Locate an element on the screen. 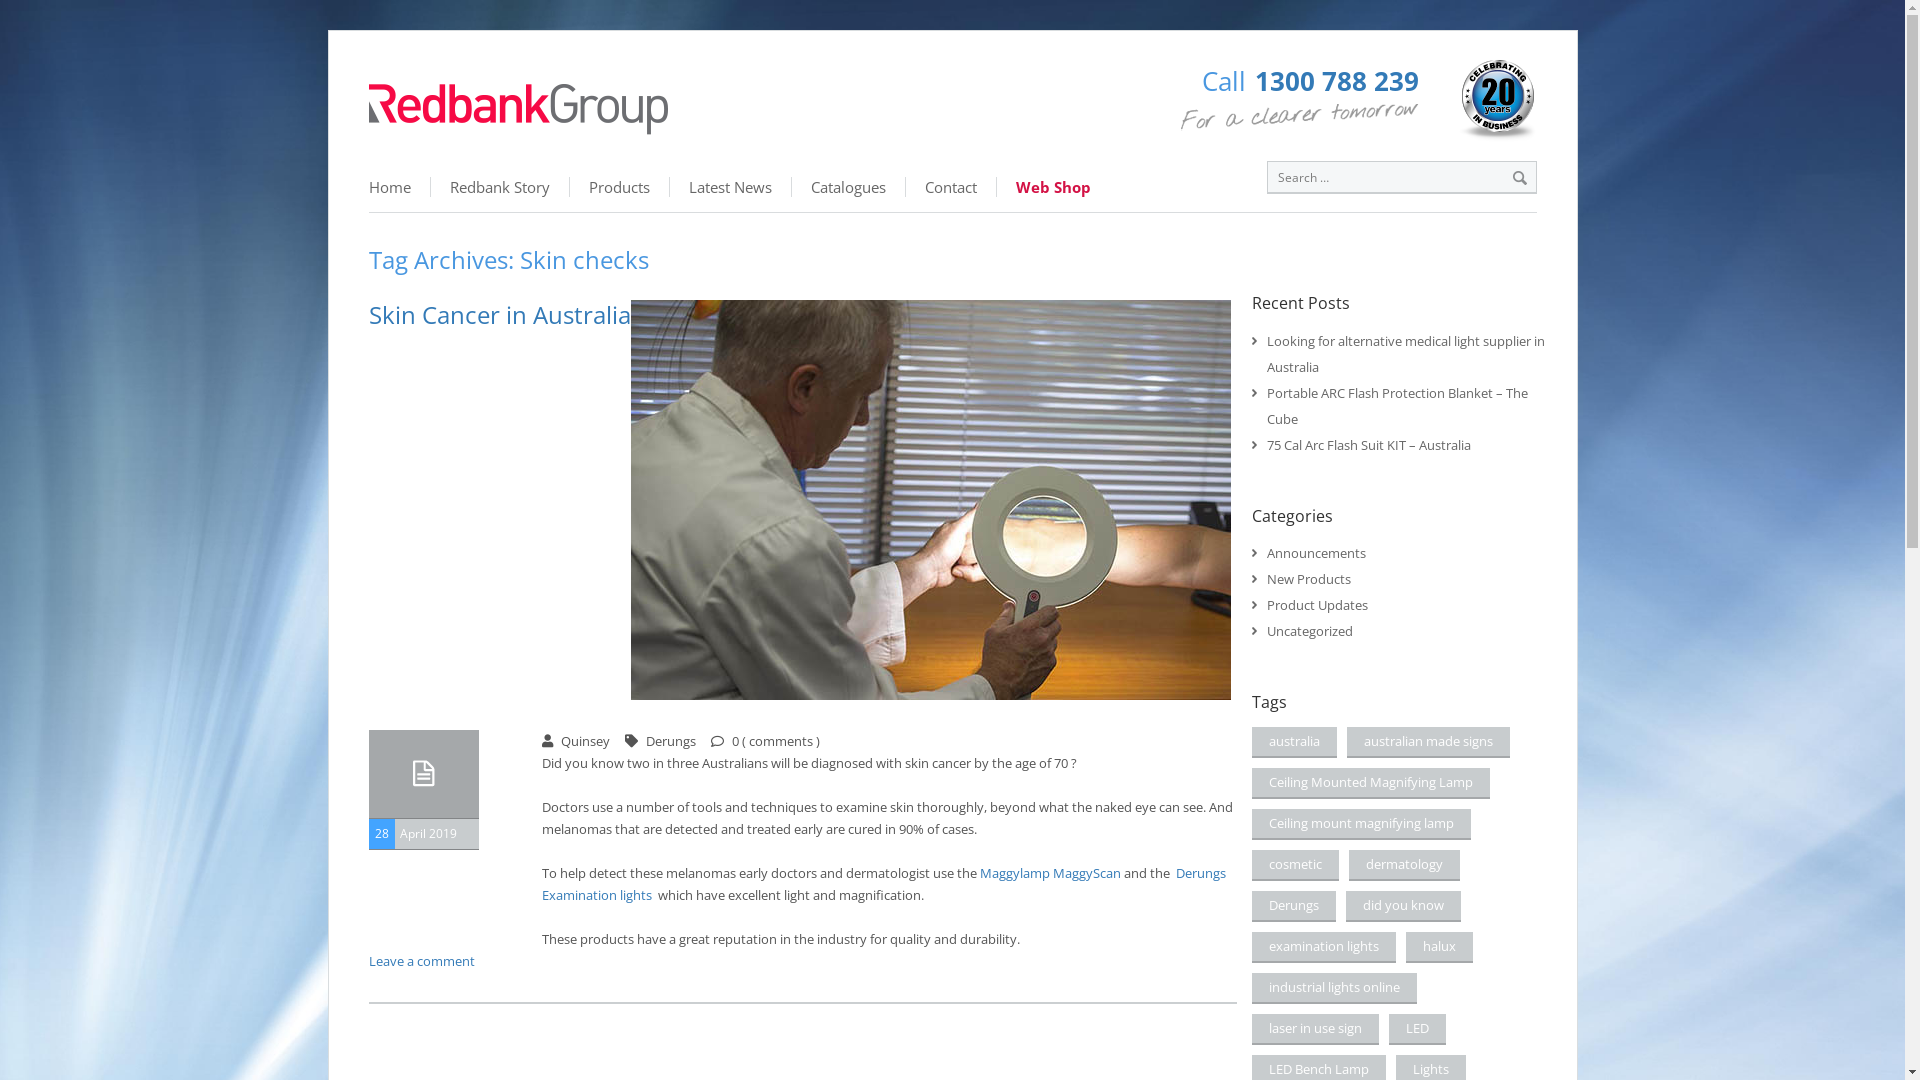 The width and height of the screenshot is (1920, 1080). 'did you know' is located at coordinates (1402, 906).